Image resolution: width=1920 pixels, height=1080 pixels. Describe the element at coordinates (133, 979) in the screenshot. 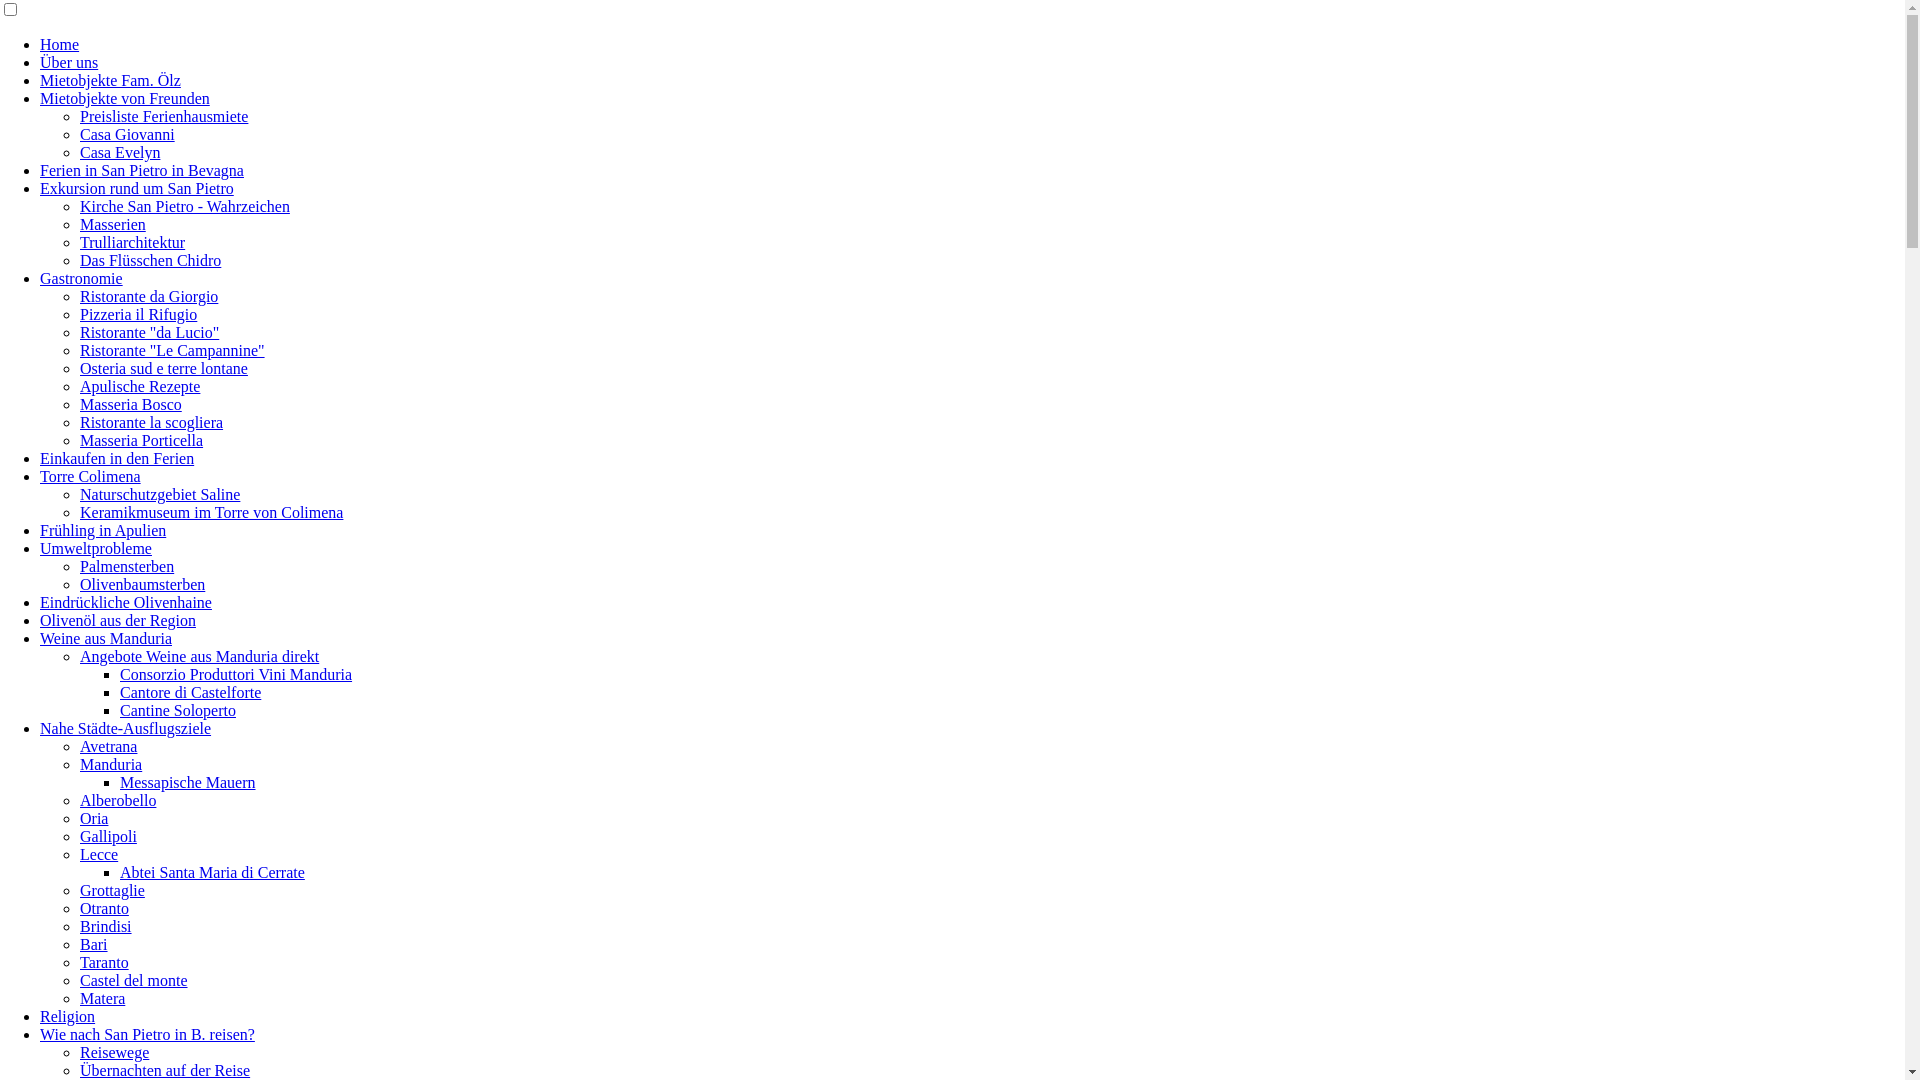

I see `'Castel del monte'` at that location.